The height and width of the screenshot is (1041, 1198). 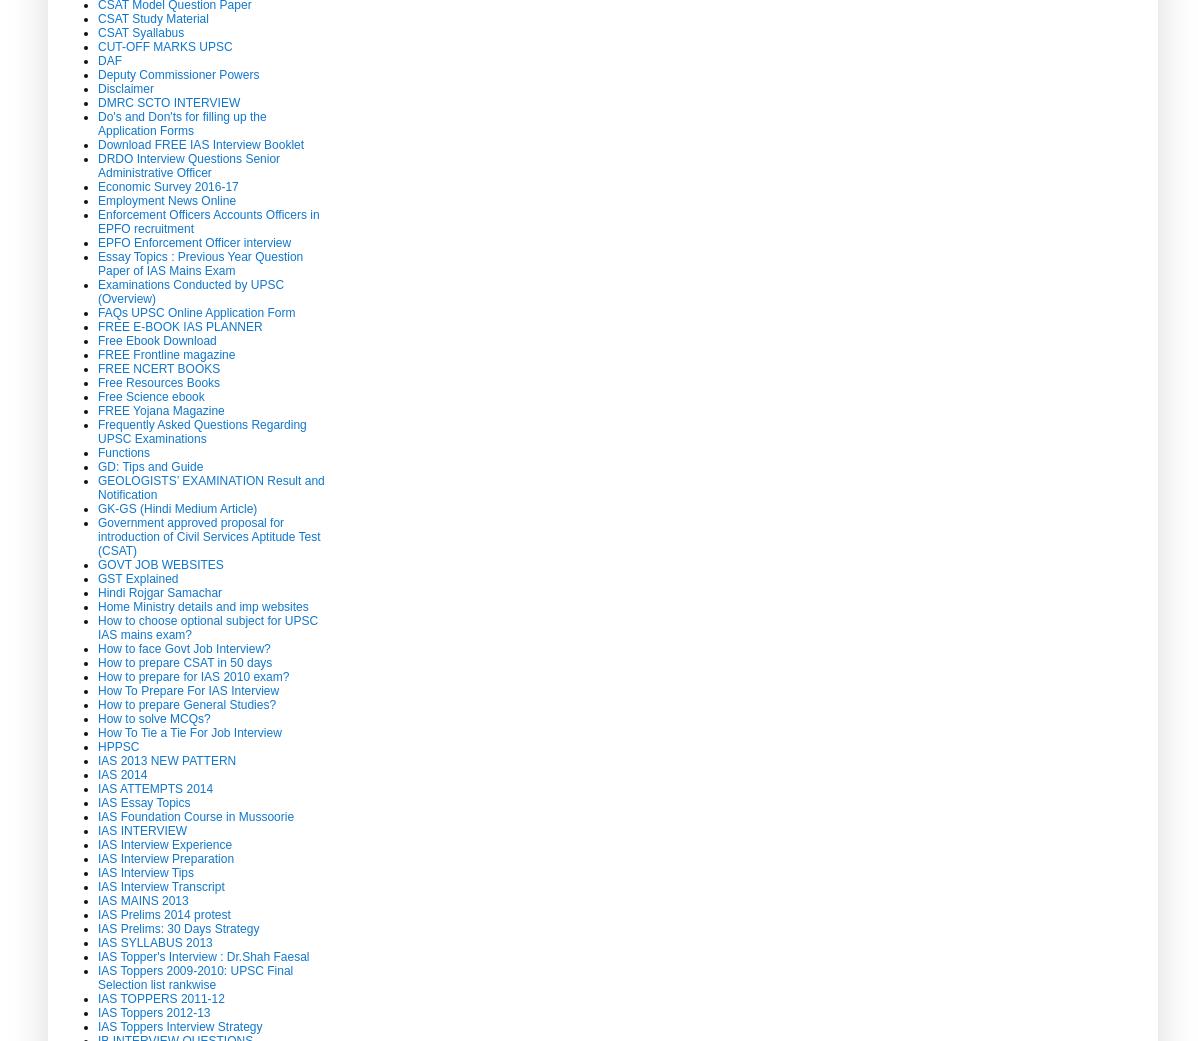 What do you see at coordinates (156, 339) in the screenshot?
I see `'Free Ebook Download'` at bounding box center [156, 339].